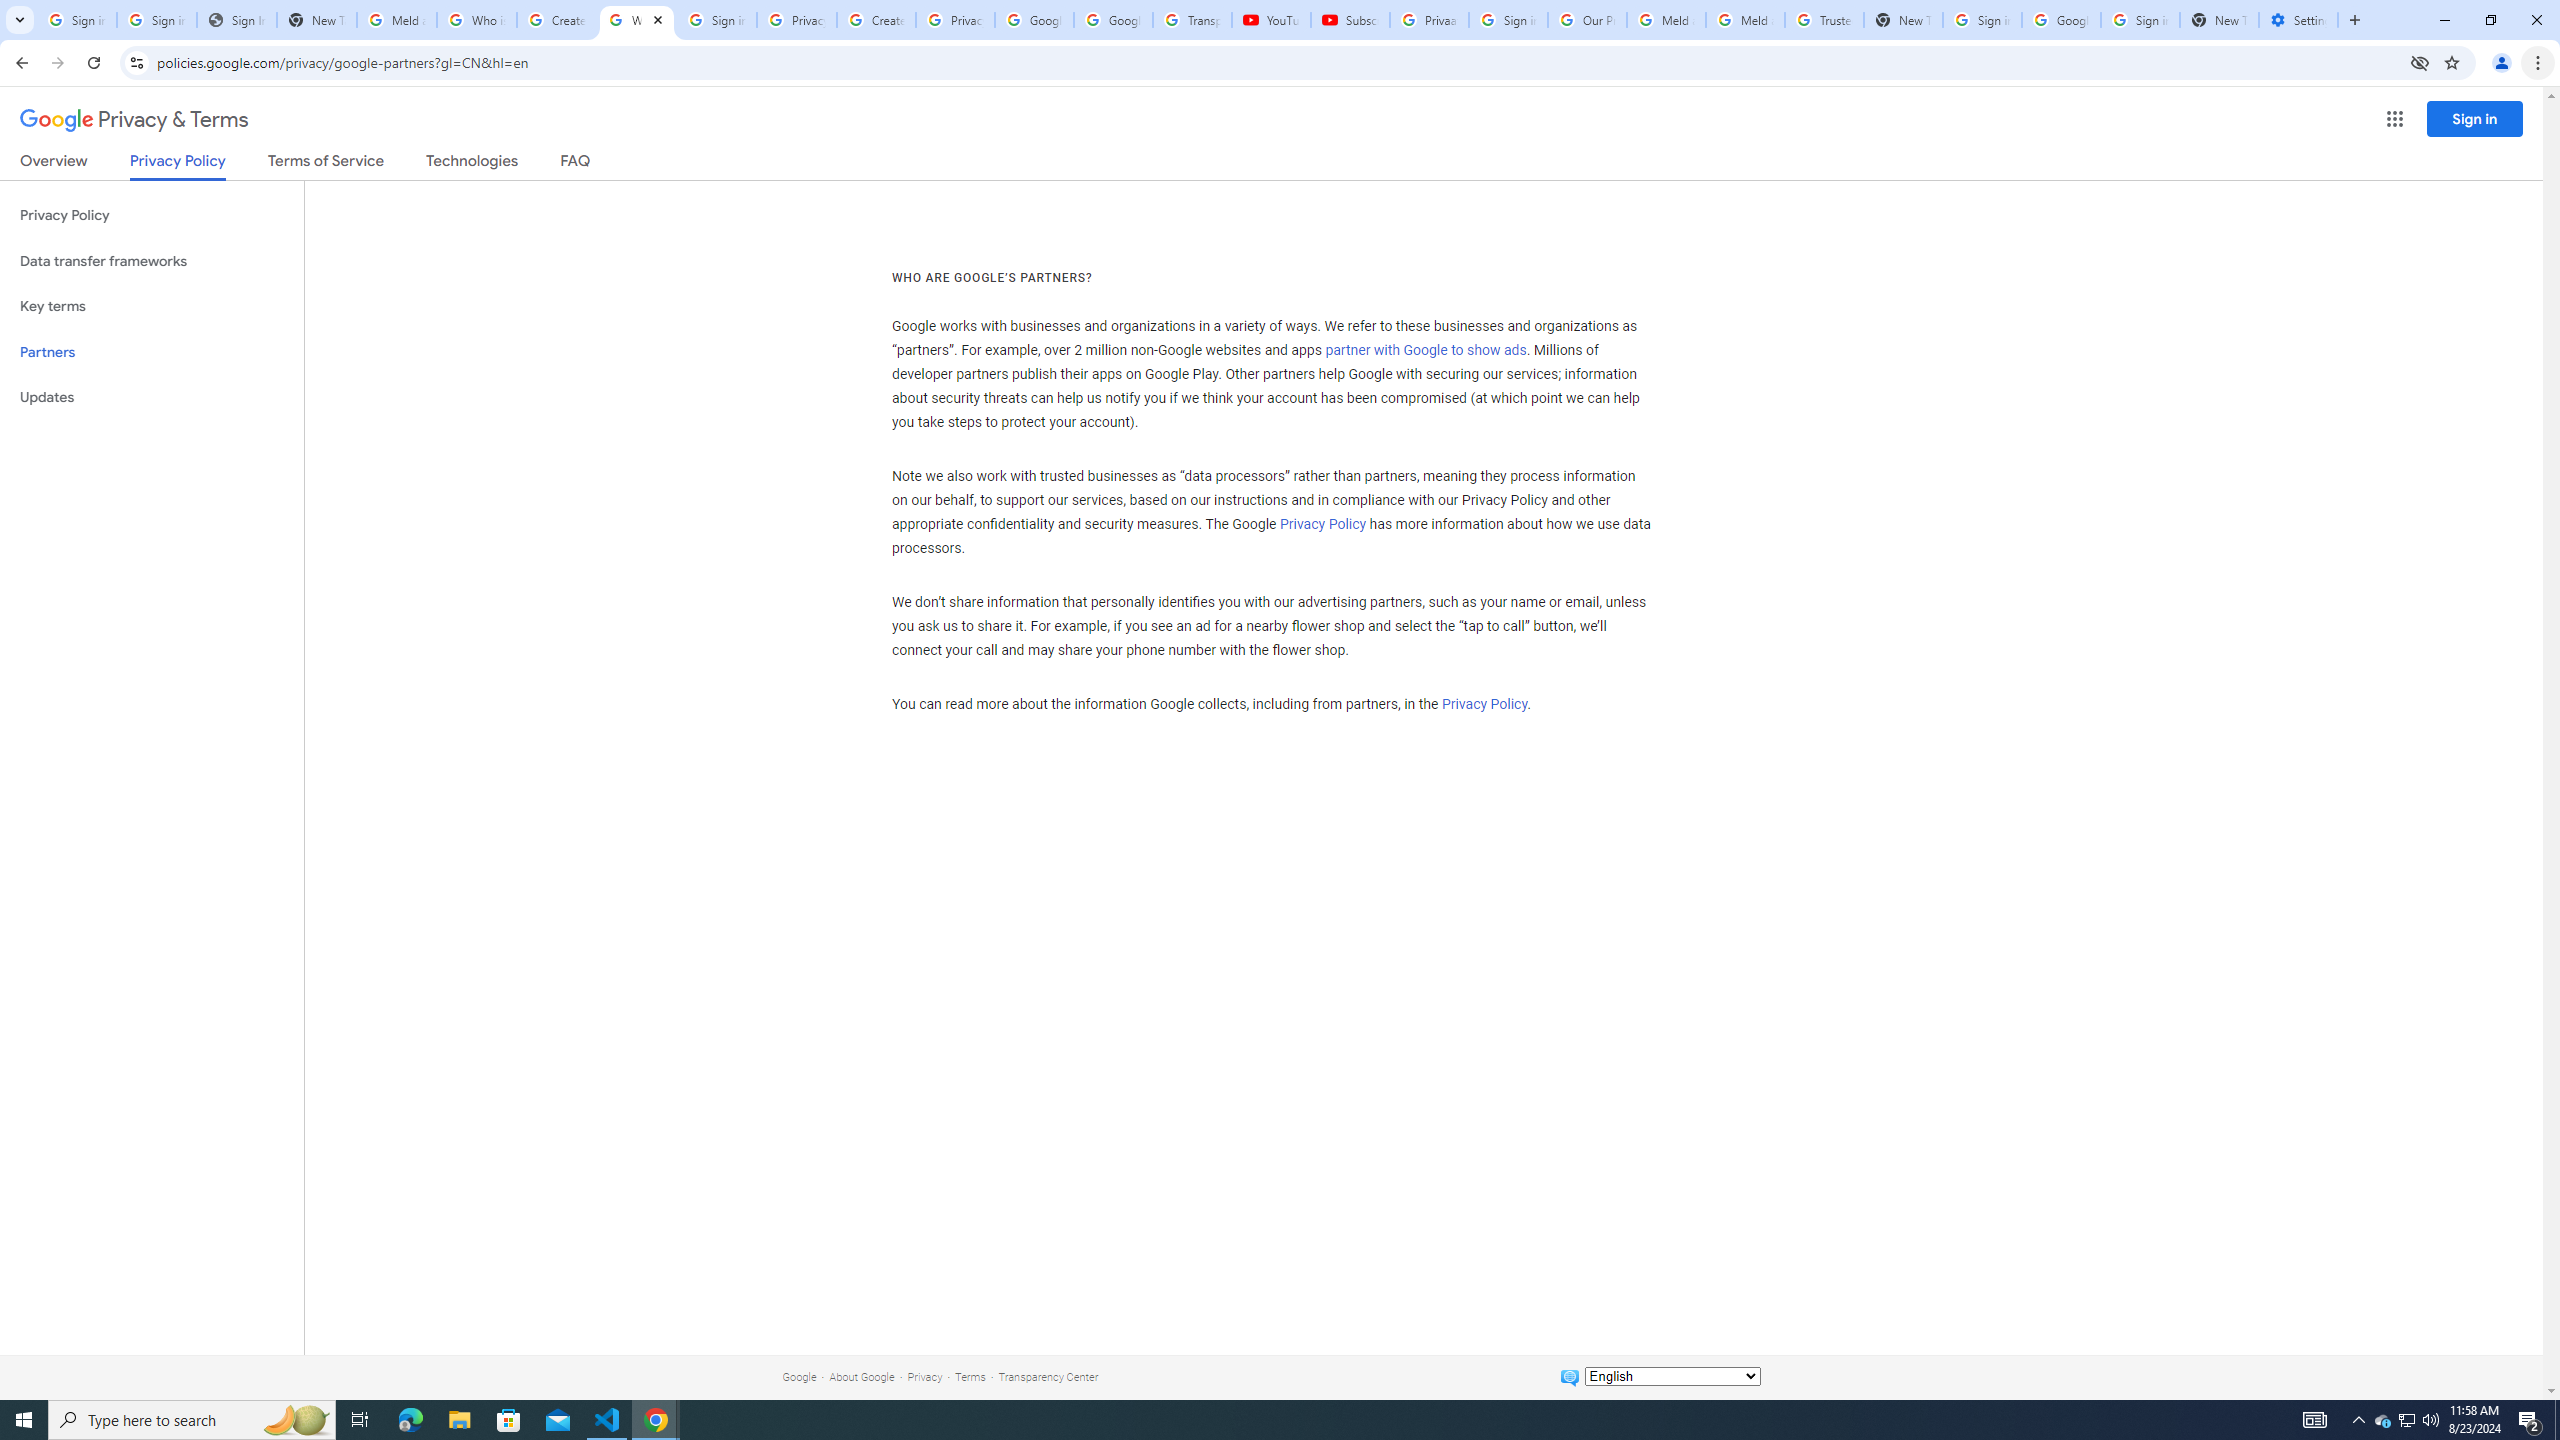 The width and height of the screenshot is (2560, 1440). I want to click on 'About Google', so click(861, 1376).